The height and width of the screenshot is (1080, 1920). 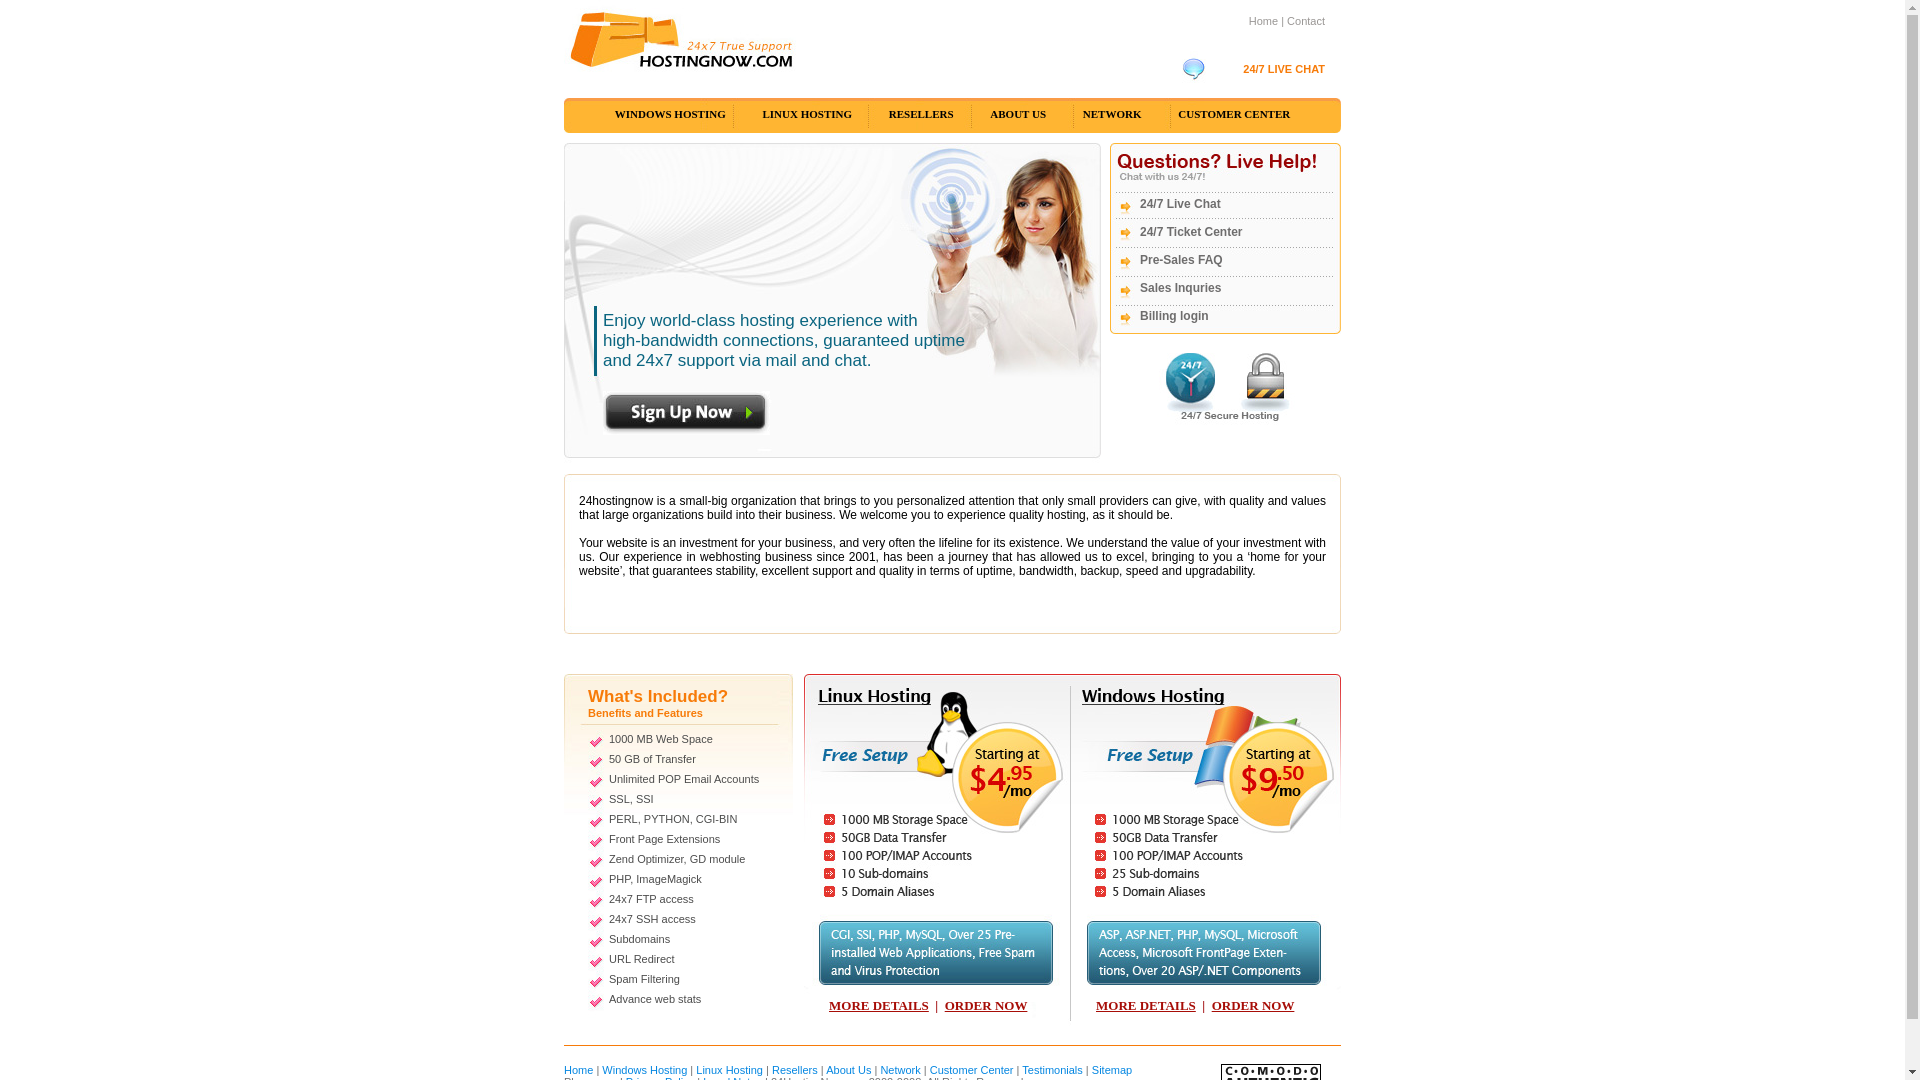 What do you see at coordinates (1247, 20) in the screenshot?
I see `'Home'` at bounding box center [1247, 20].